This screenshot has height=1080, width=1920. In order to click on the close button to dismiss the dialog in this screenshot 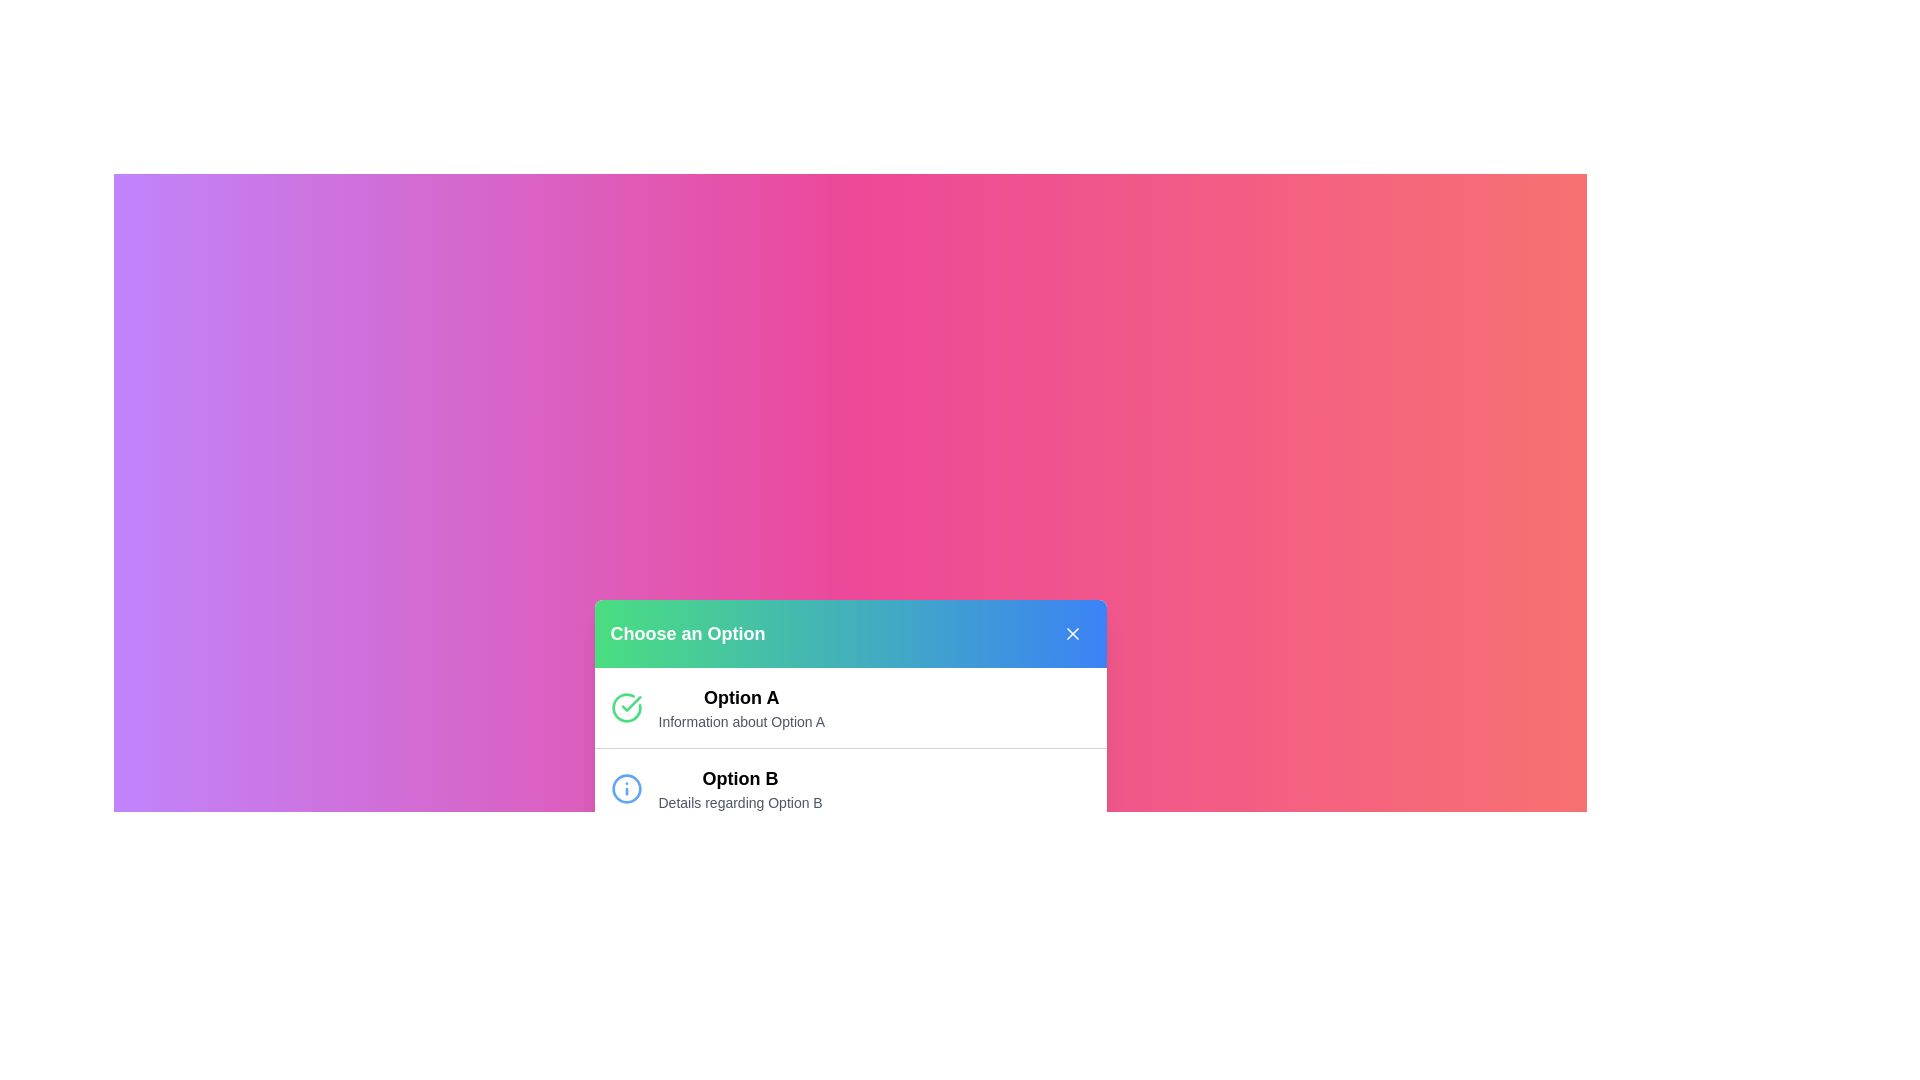, I will do `click(1071, 633)`.